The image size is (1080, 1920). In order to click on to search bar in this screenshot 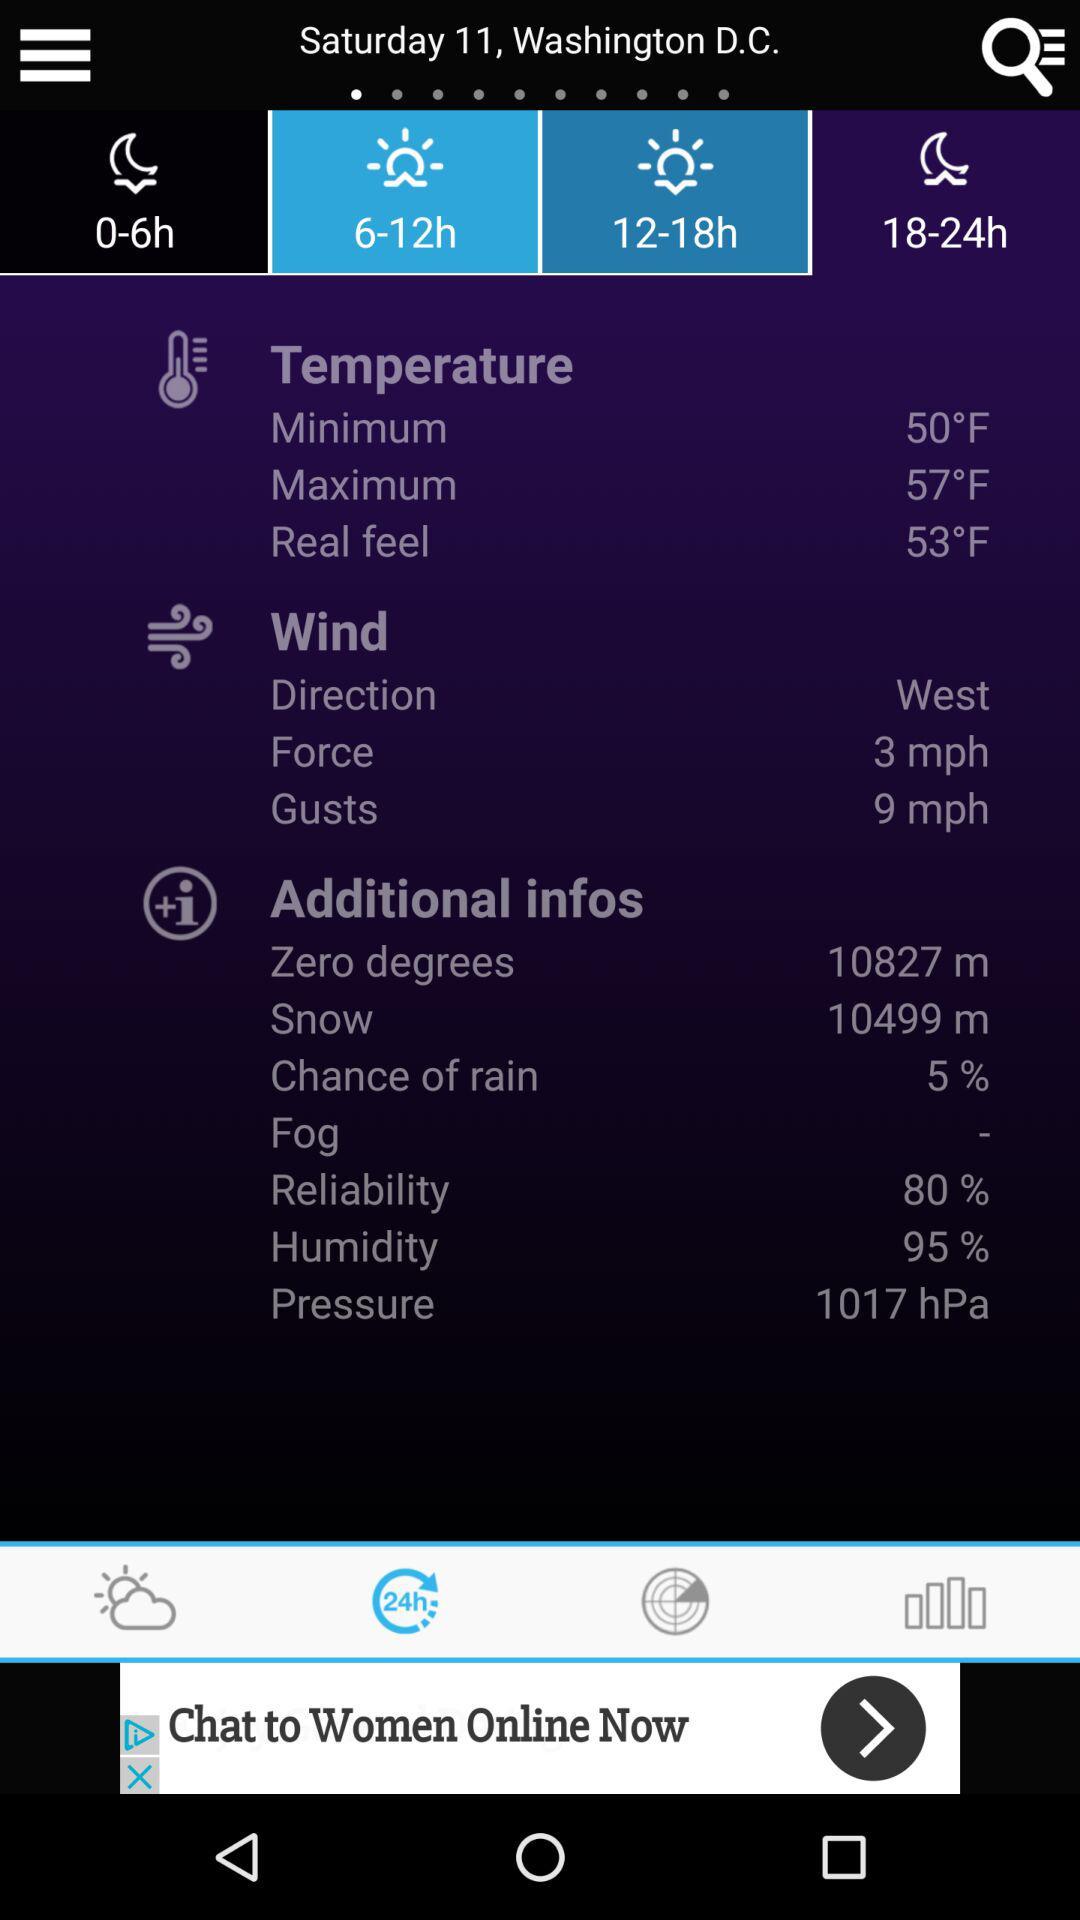, I will do `click(1024, 55)`.